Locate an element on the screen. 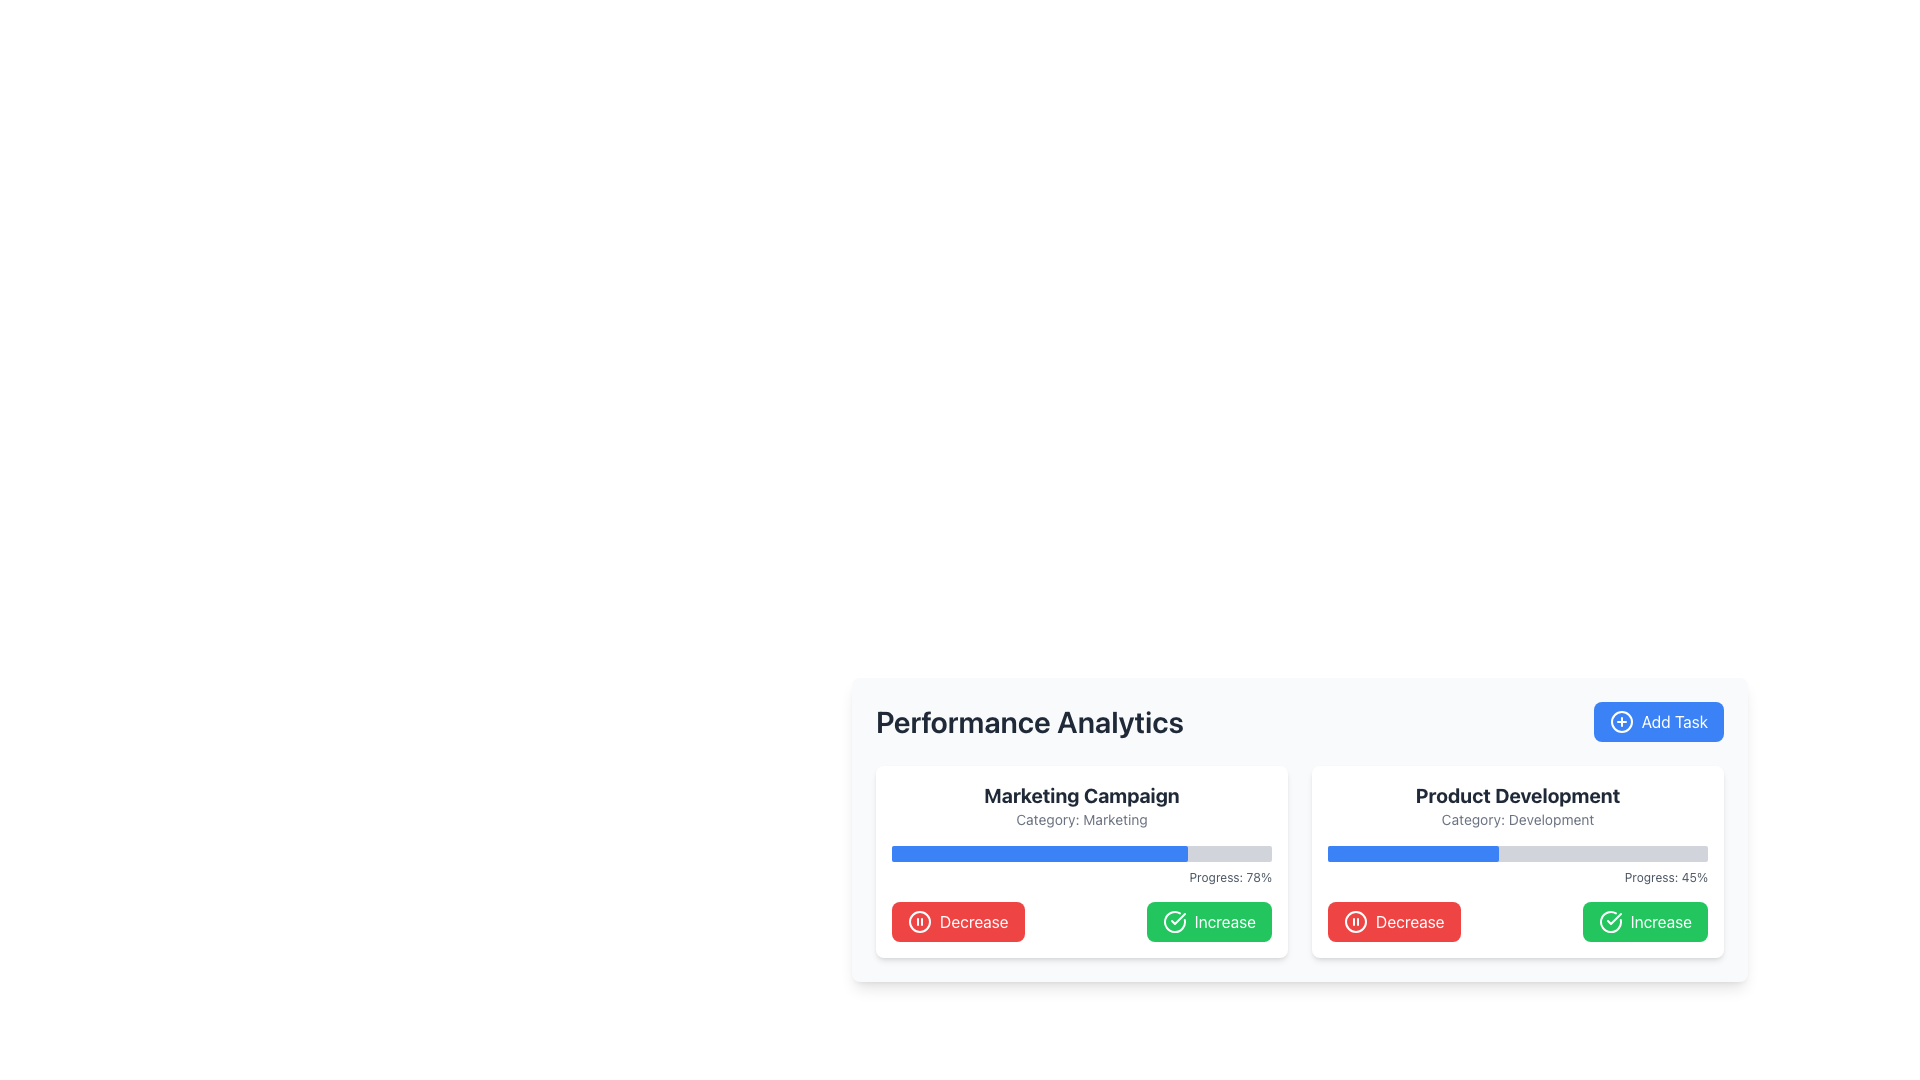 This screenshot has width=1920, height=1080. the text label stating 'Category: Marketing' which is positioned under the title 'Marketing Campaign' in a white card is located at coordinates (1080, 820).